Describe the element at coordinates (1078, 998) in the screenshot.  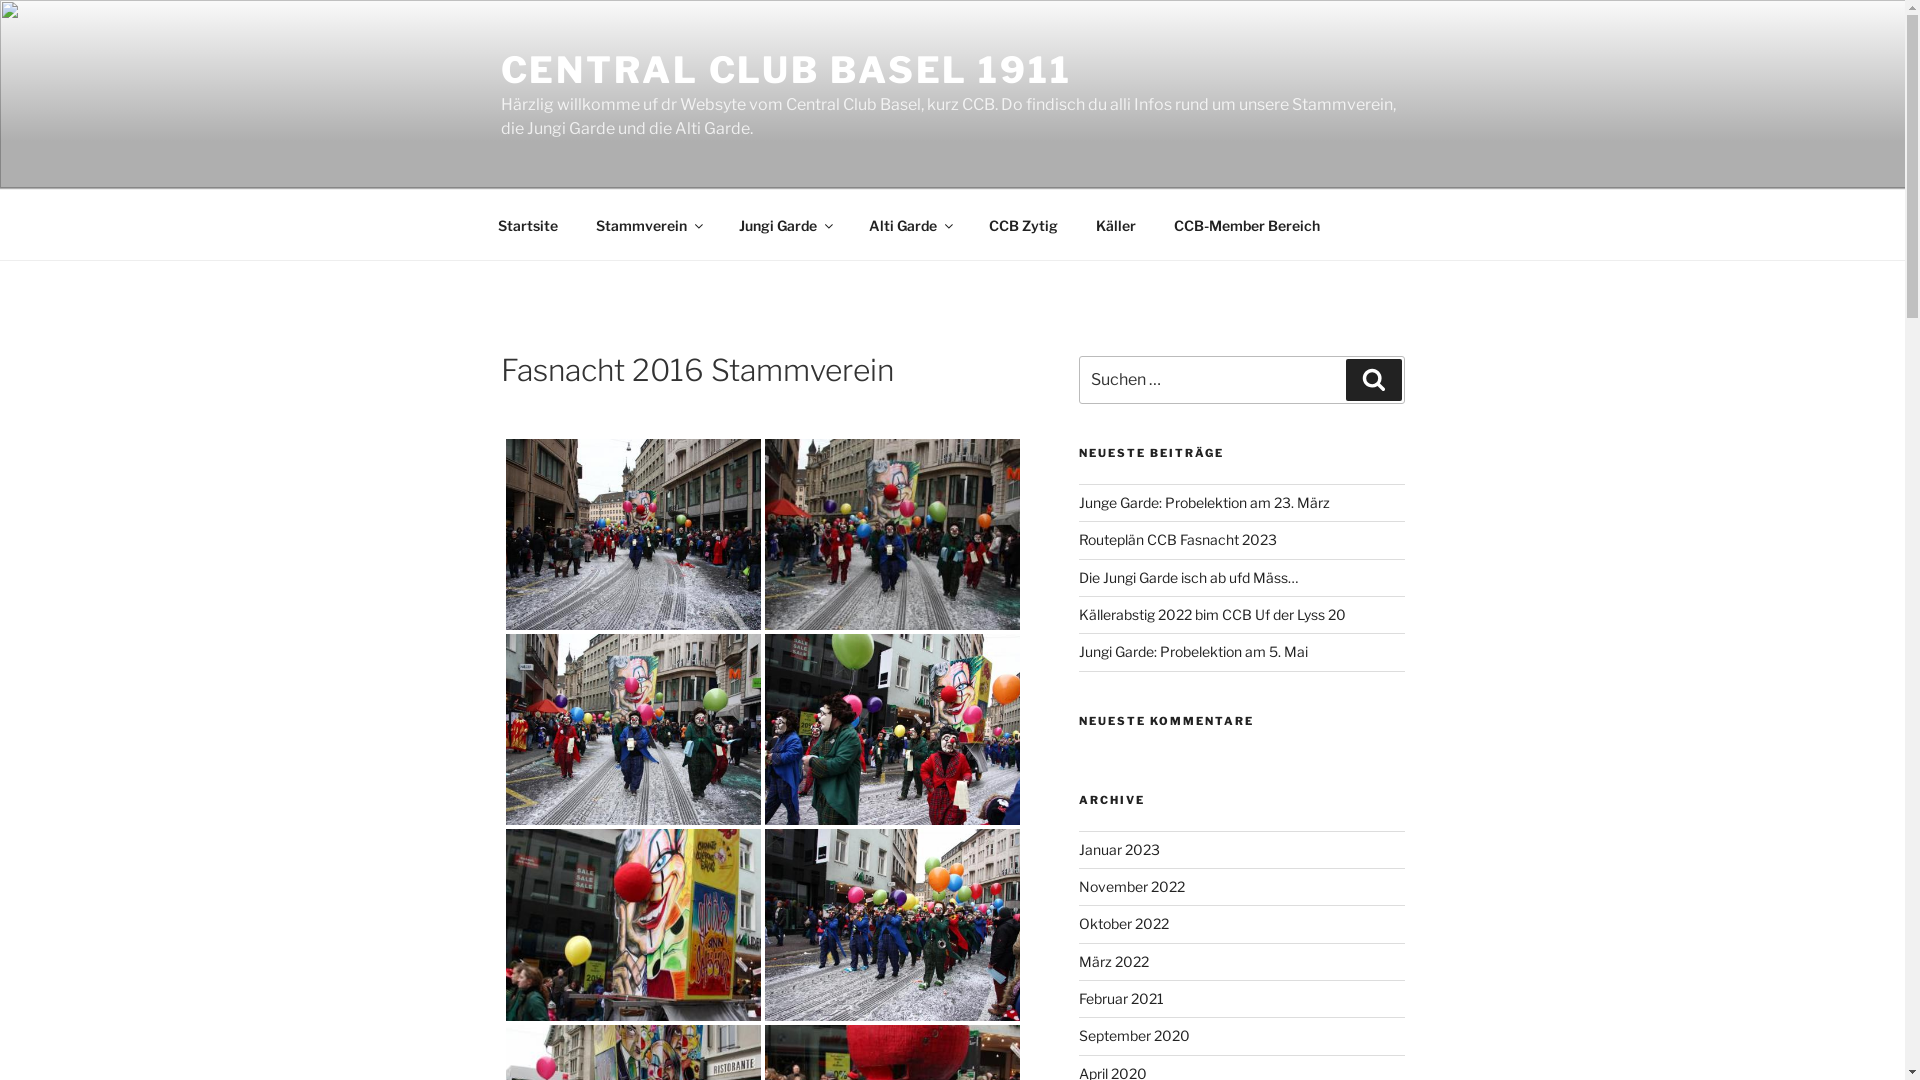
I see `'Februar 2021'` at that location.